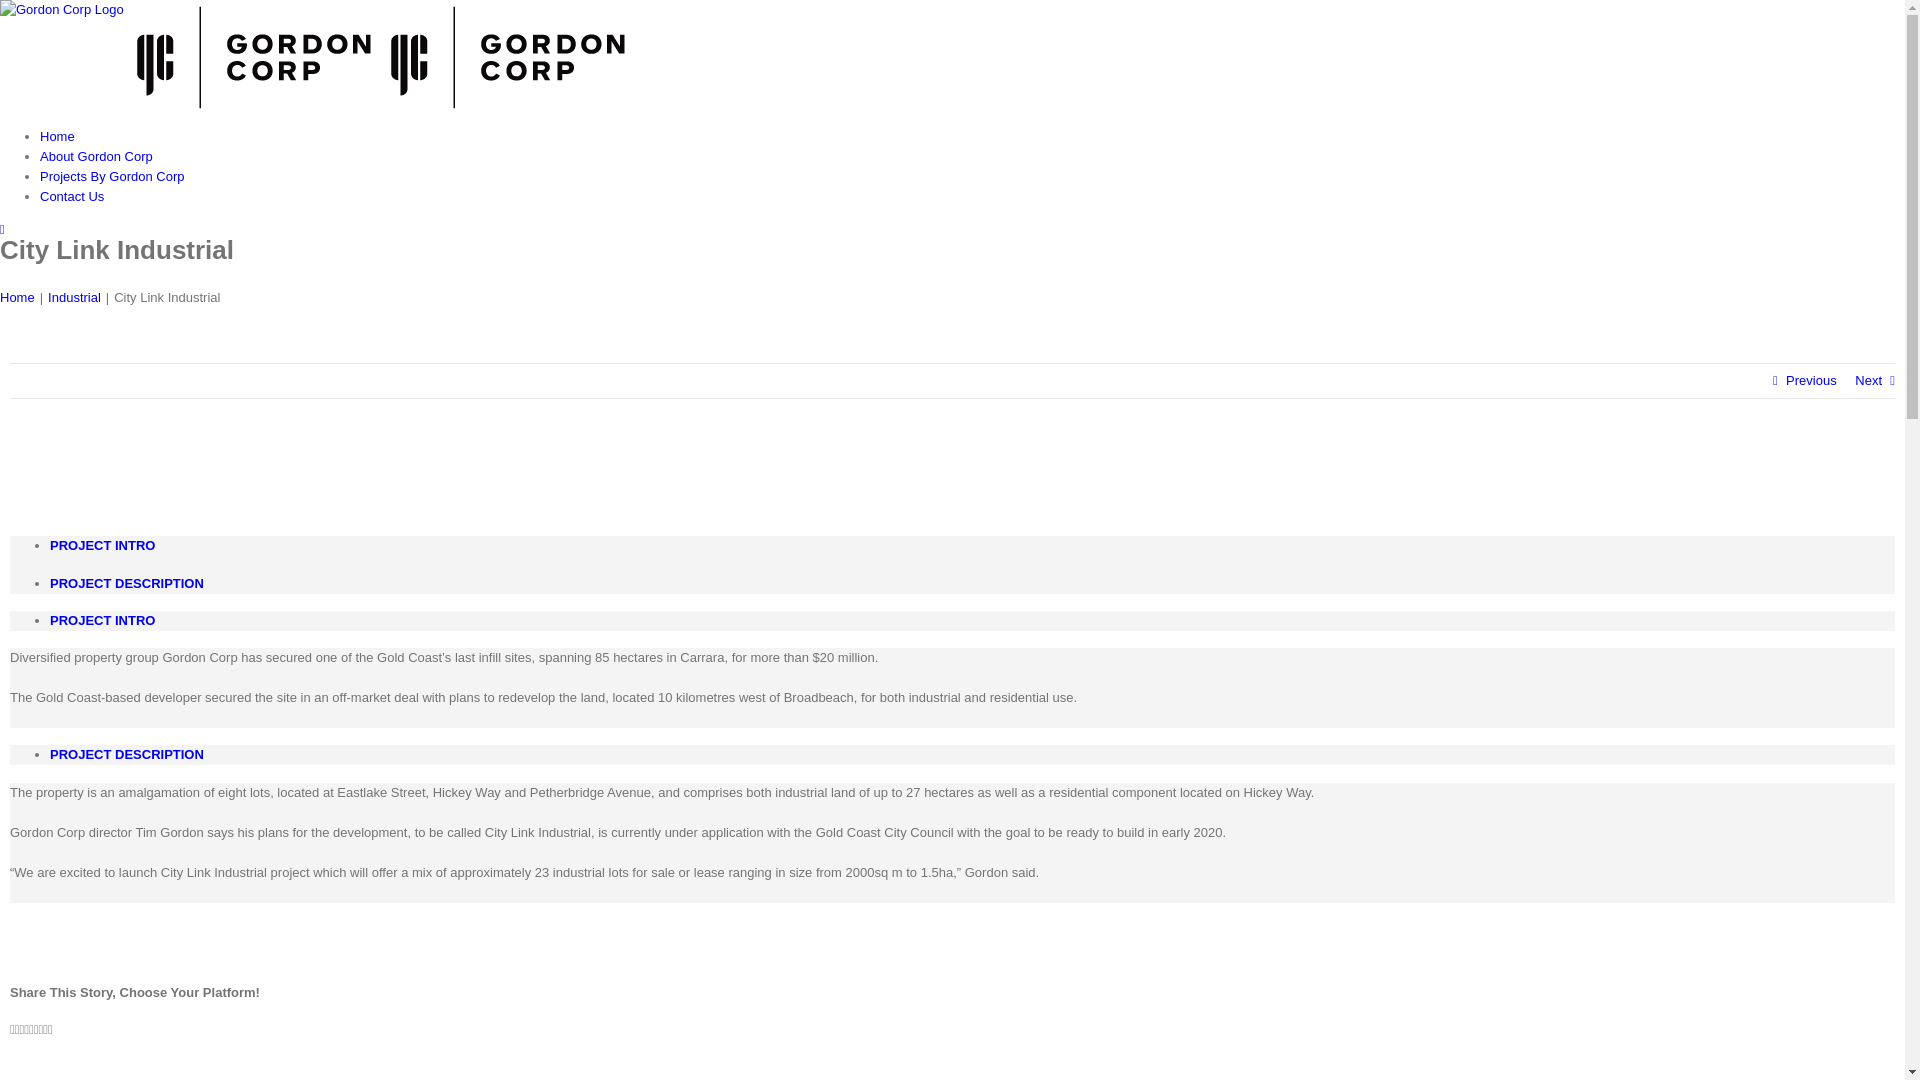 The height and width of the screenshot is (1080, 1920). Describe the element at coordinates (22, 1029) in the screenshot. I see `'LinkedIn'` at that location.